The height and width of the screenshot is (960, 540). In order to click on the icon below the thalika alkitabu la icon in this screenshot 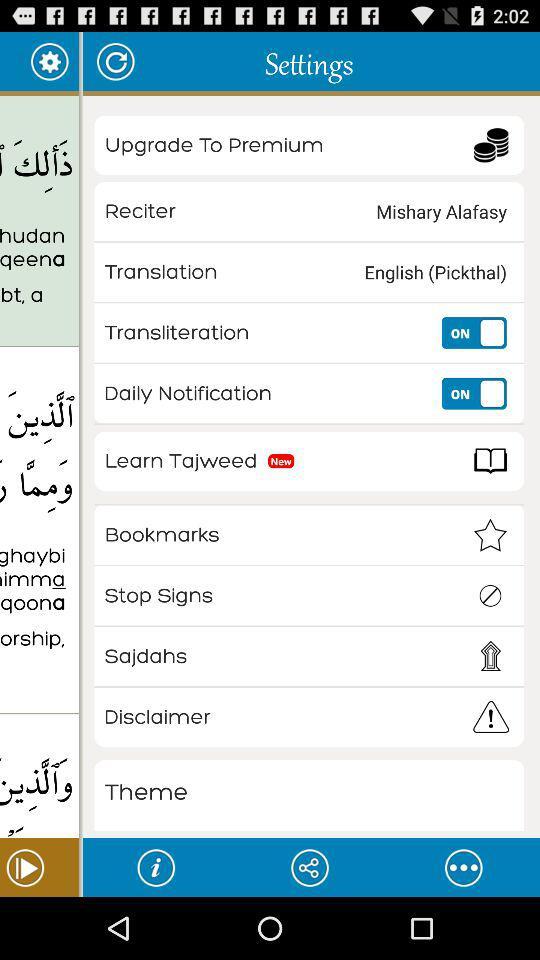, I will do `click(39, 311)`.